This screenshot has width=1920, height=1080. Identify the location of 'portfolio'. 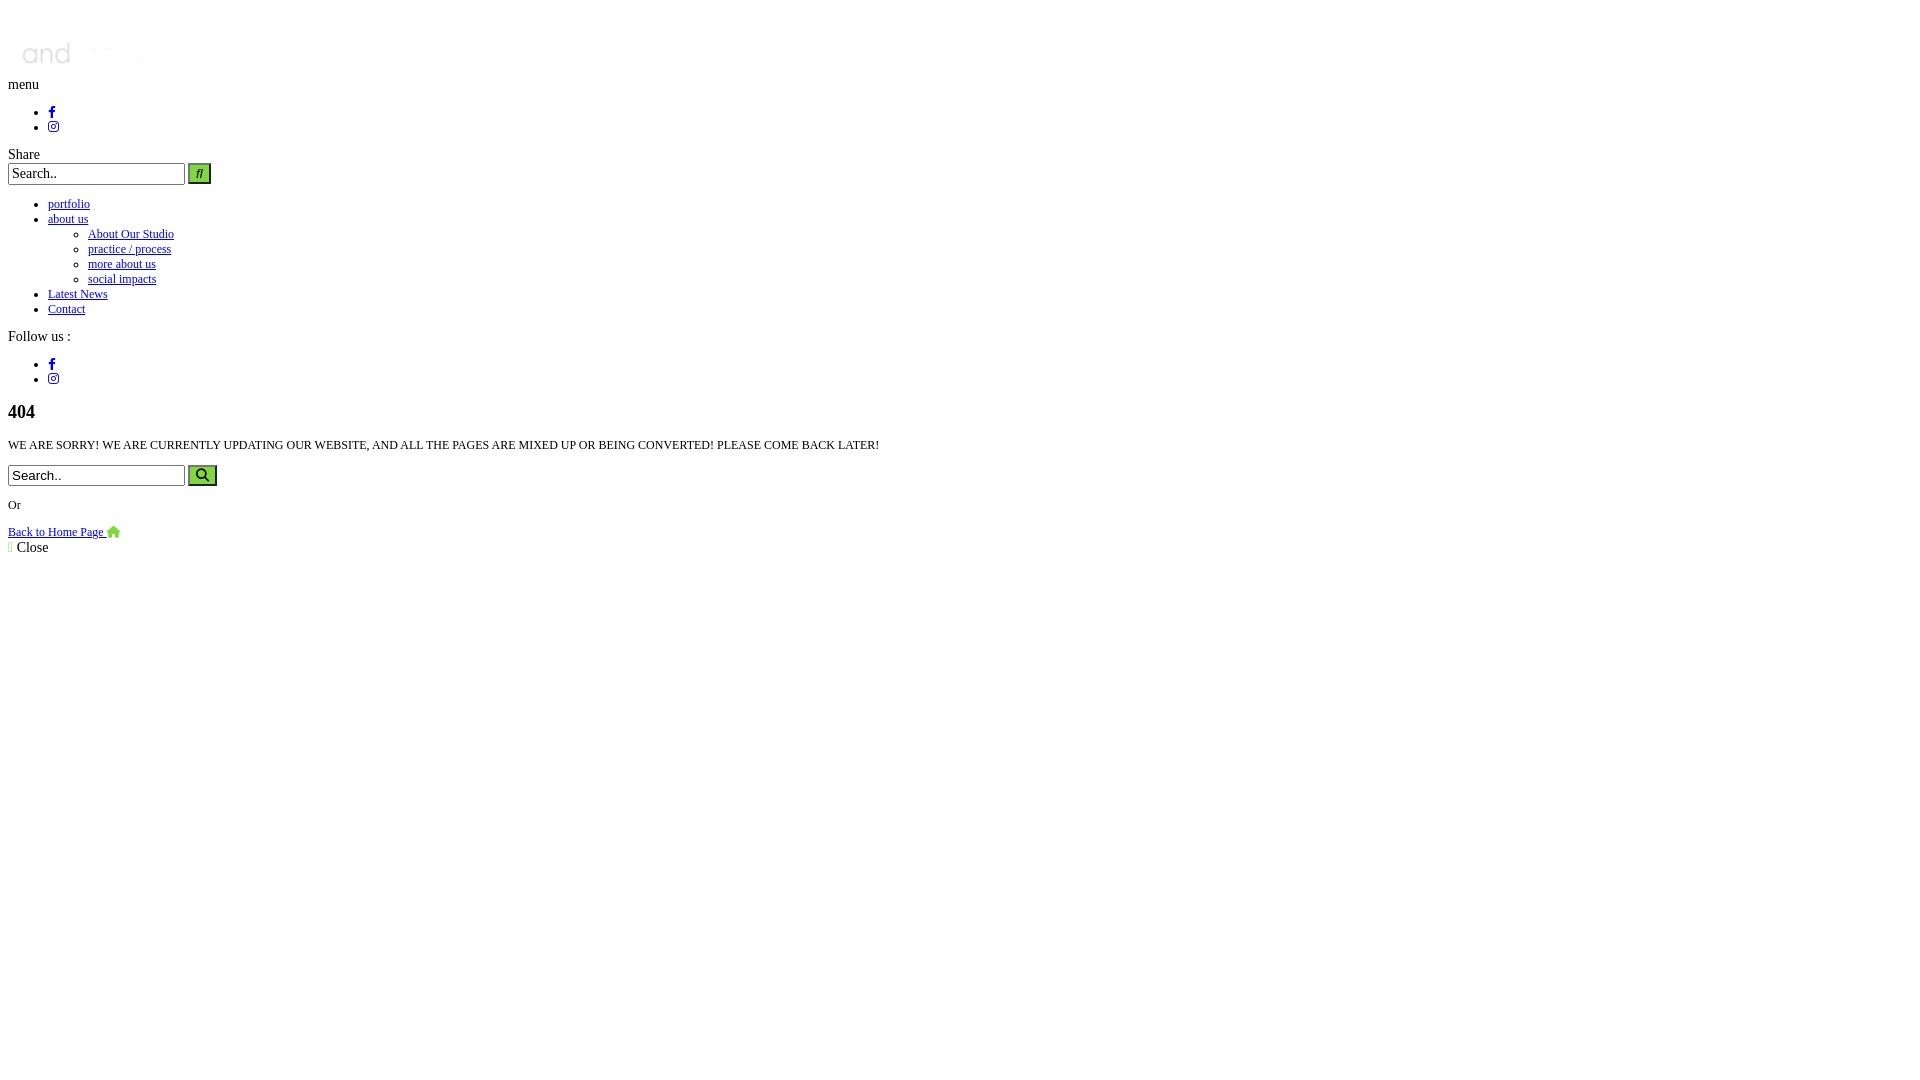
(68, 204).